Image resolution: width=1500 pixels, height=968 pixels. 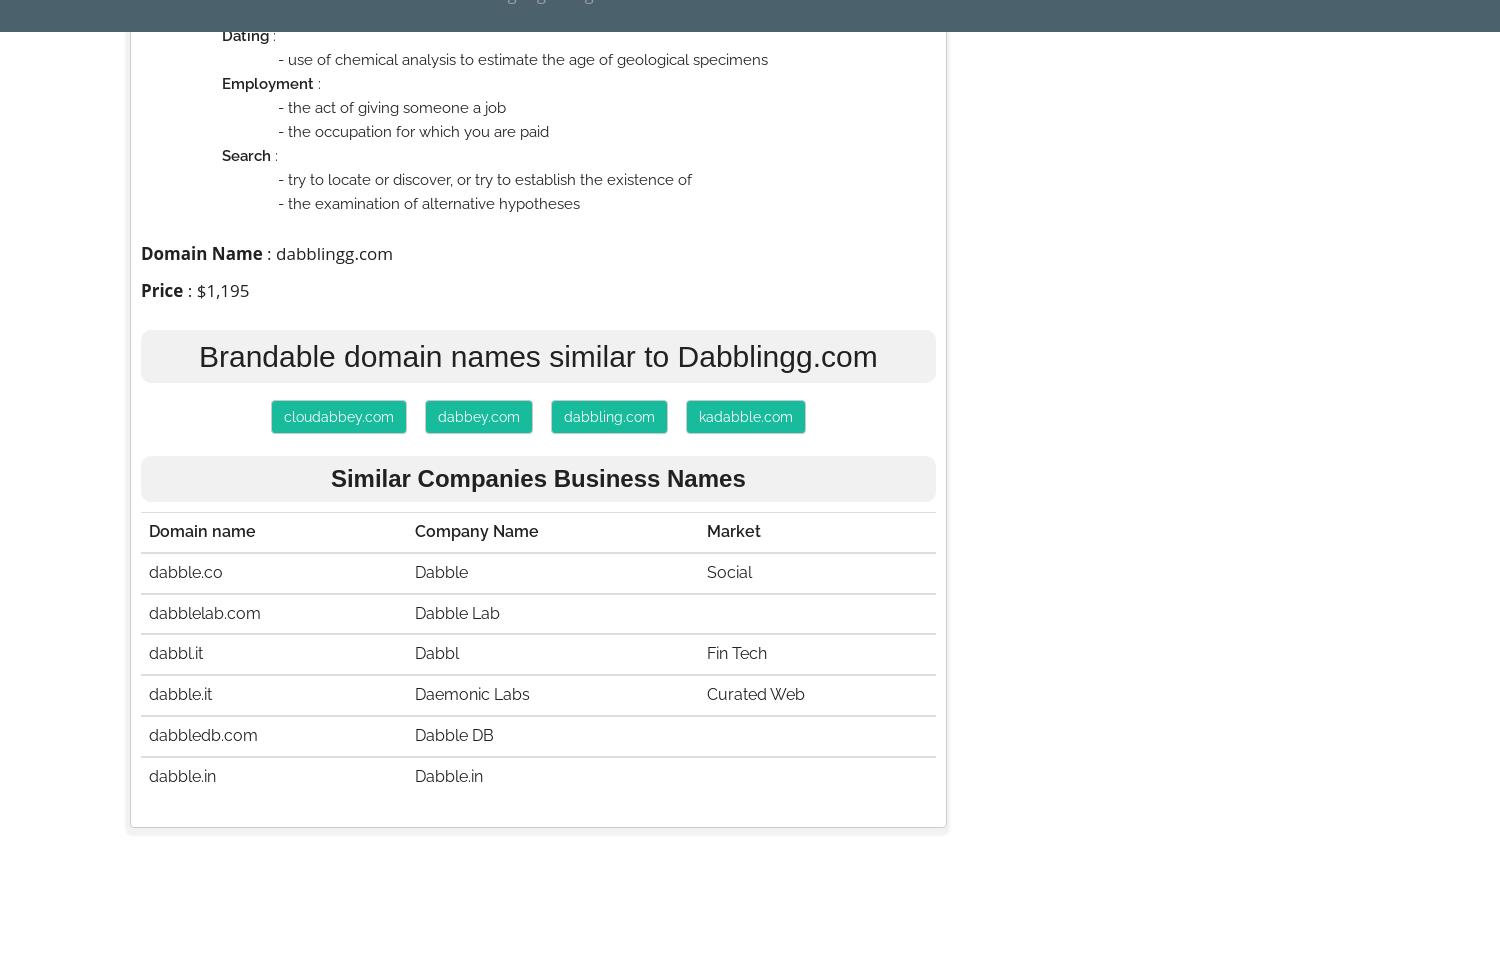 What do you see at coordinates (221, 36) in the screenshot?
I see `'Dating'` at bounding box center [221, 36].